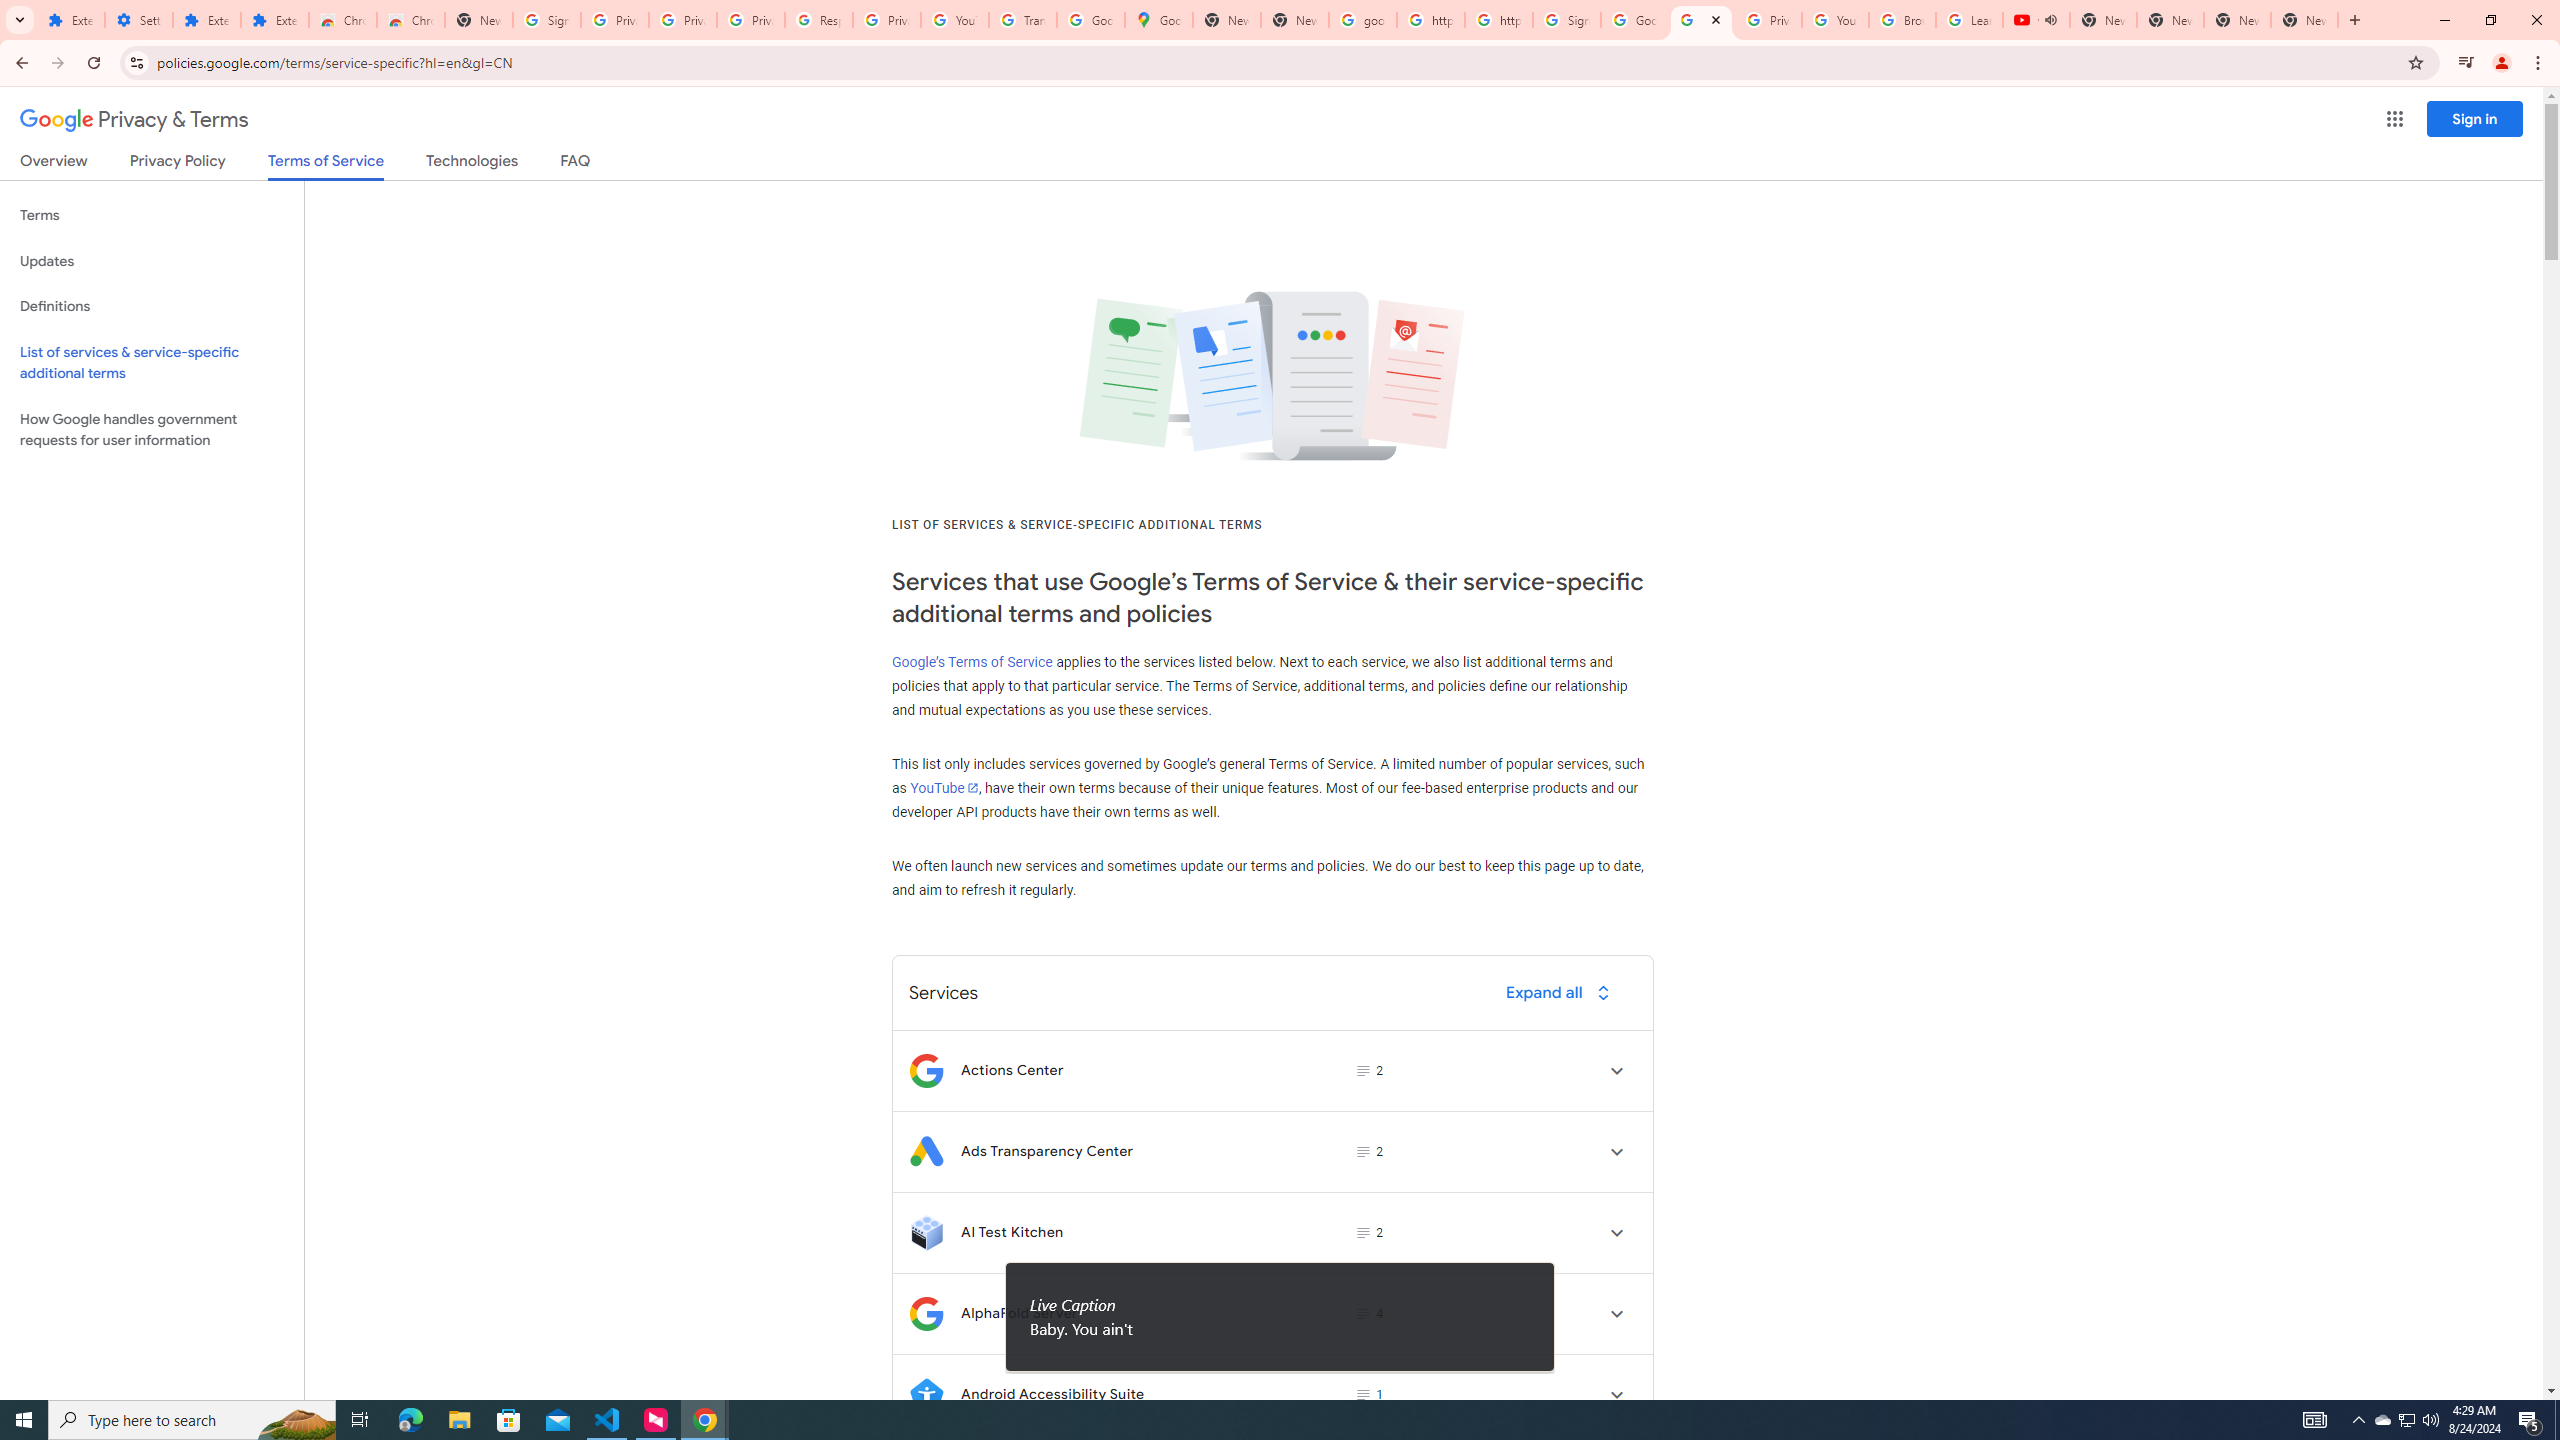  What do you see at coordinates (151, 428) in the screenshot?
I see `'How Google handles government requests for user information'` at bounding box center [151, 428].